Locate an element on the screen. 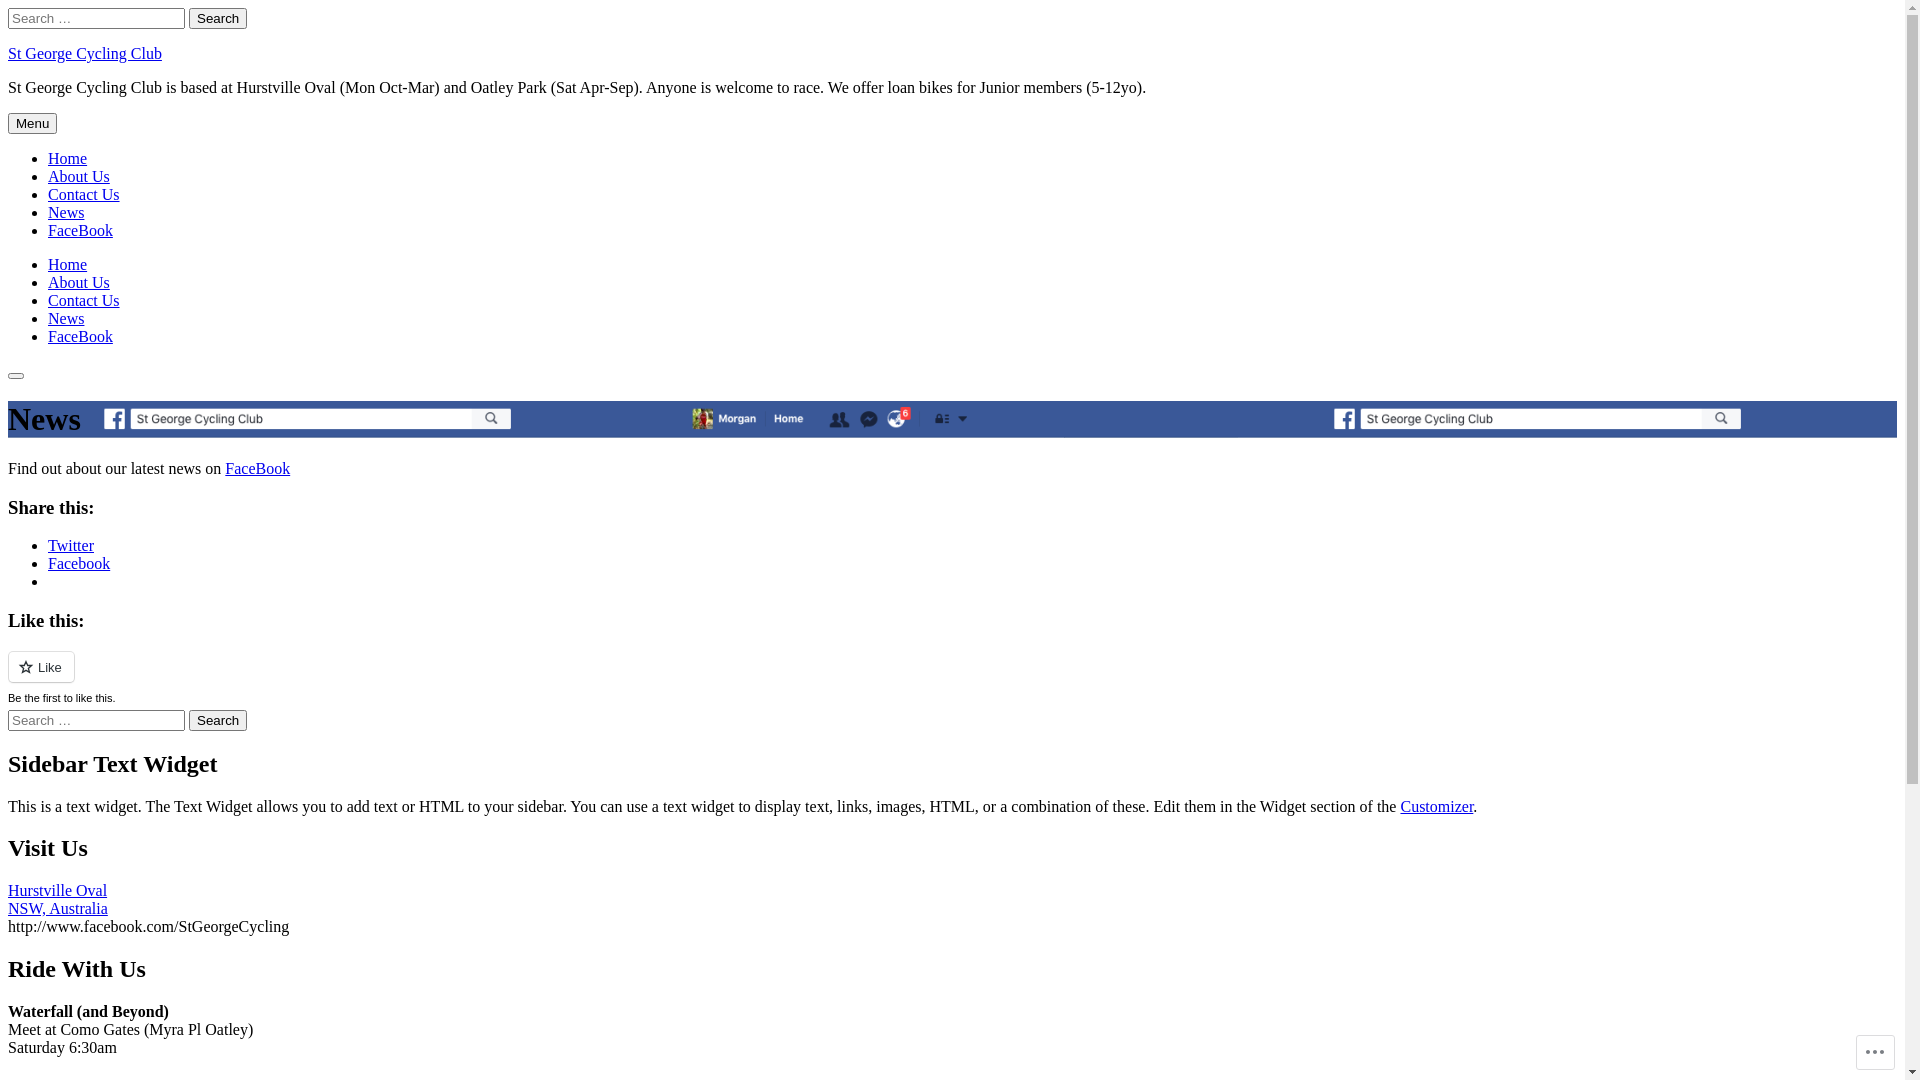  'St George Cycling Club' is located at coordinates (84, 52).